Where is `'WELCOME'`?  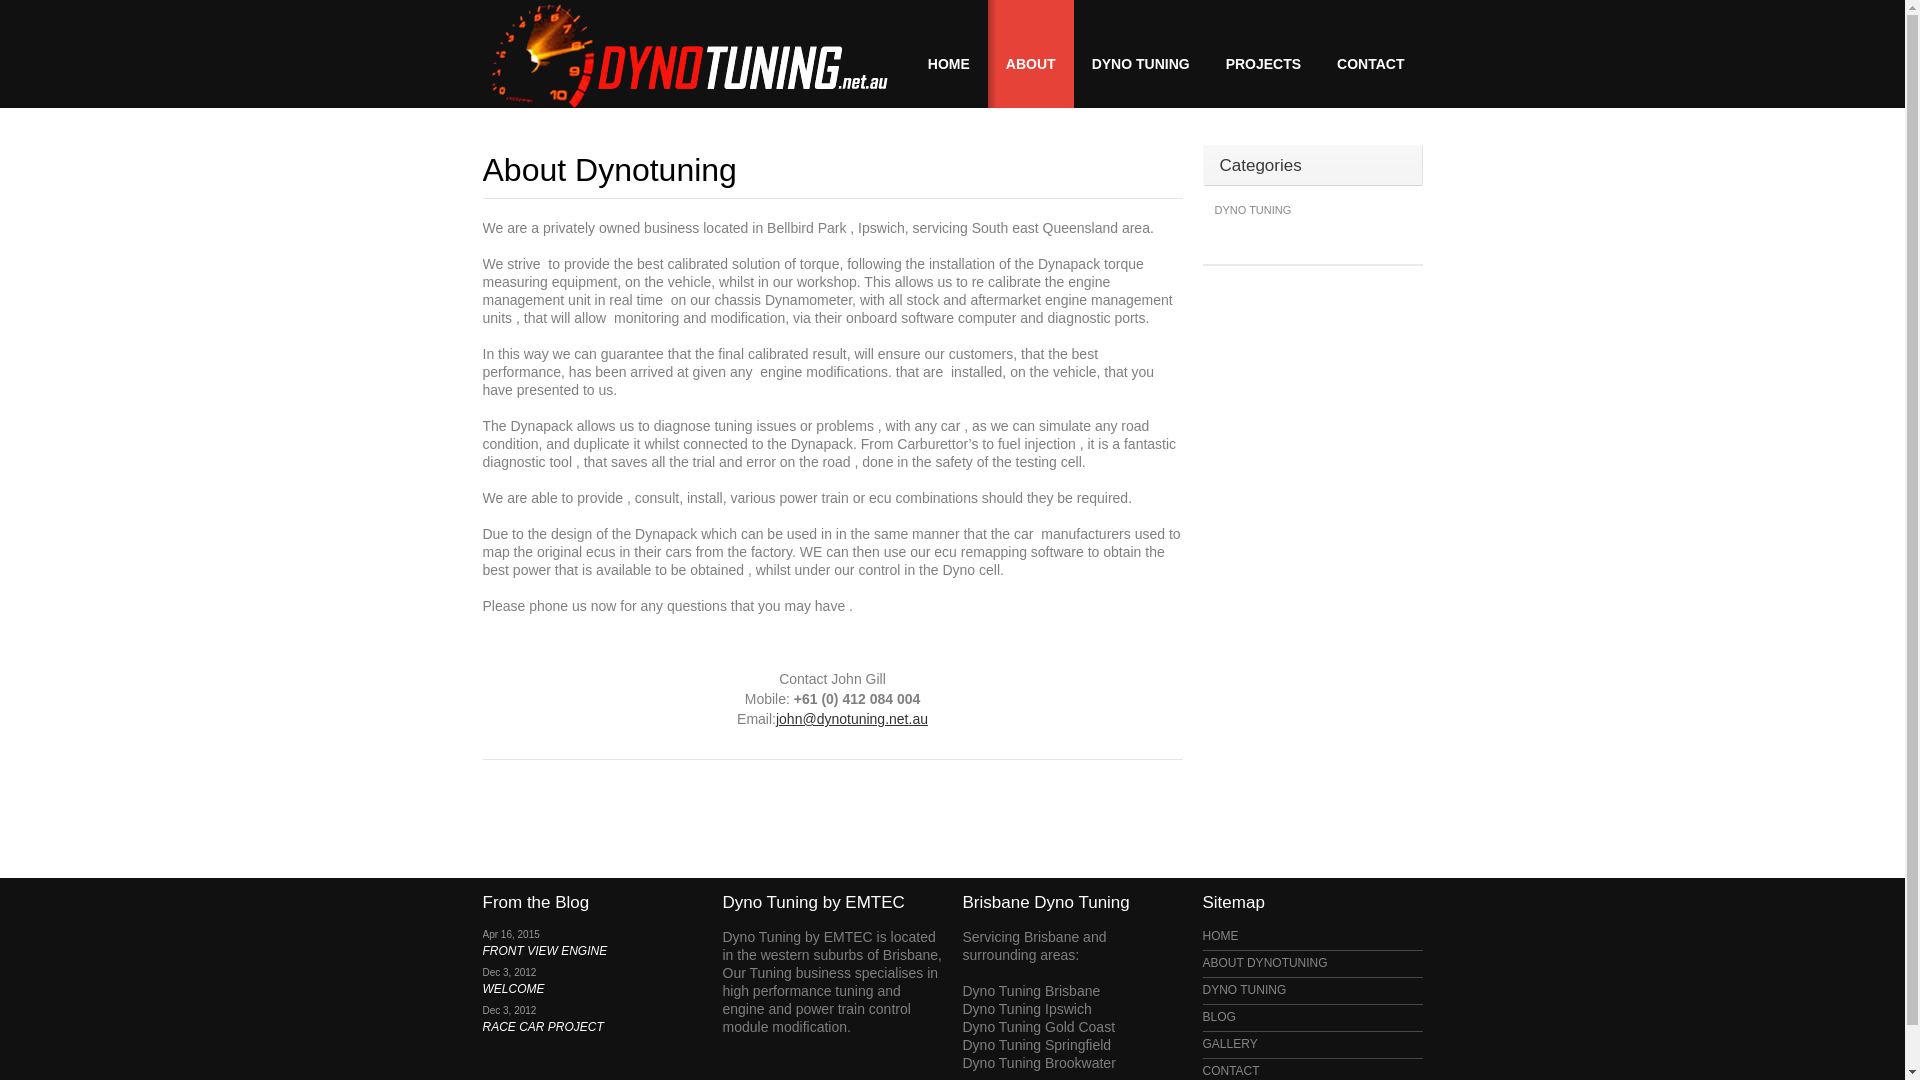 'WELCOME' is located at coordinates (481, 987).